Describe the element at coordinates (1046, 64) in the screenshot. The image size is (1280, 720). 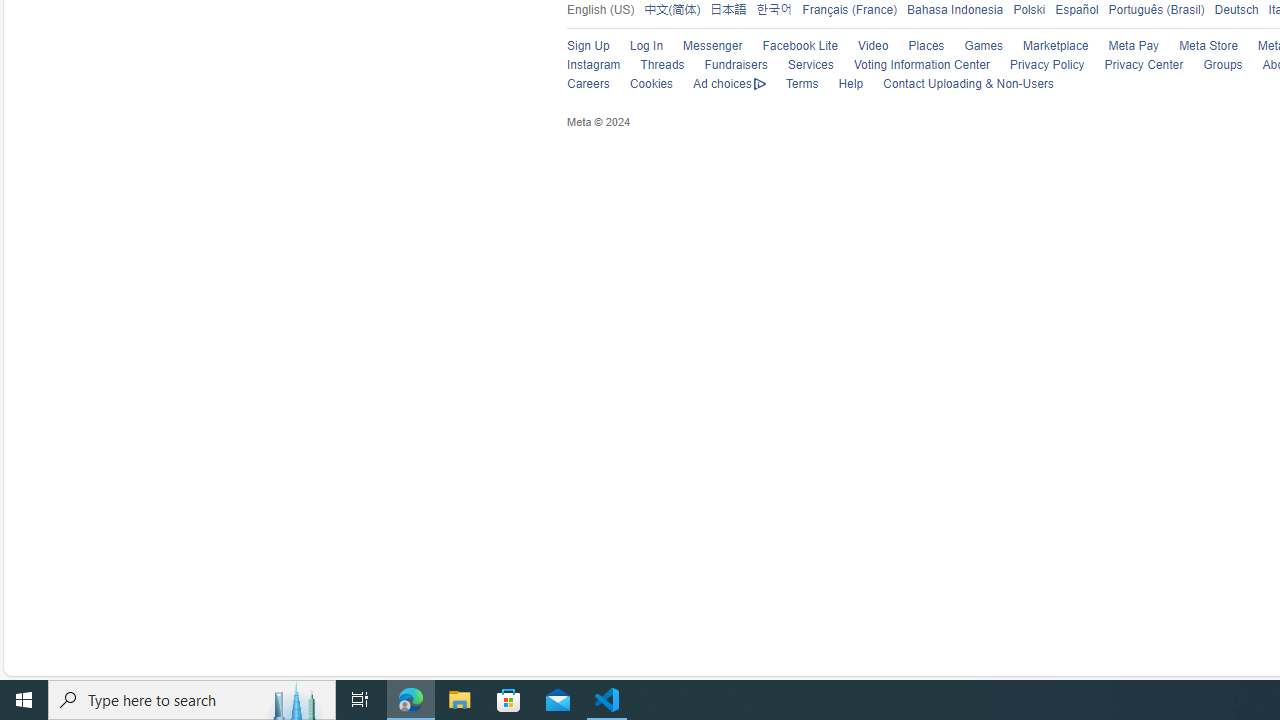
I see `'Privacy Policy'` at that location.